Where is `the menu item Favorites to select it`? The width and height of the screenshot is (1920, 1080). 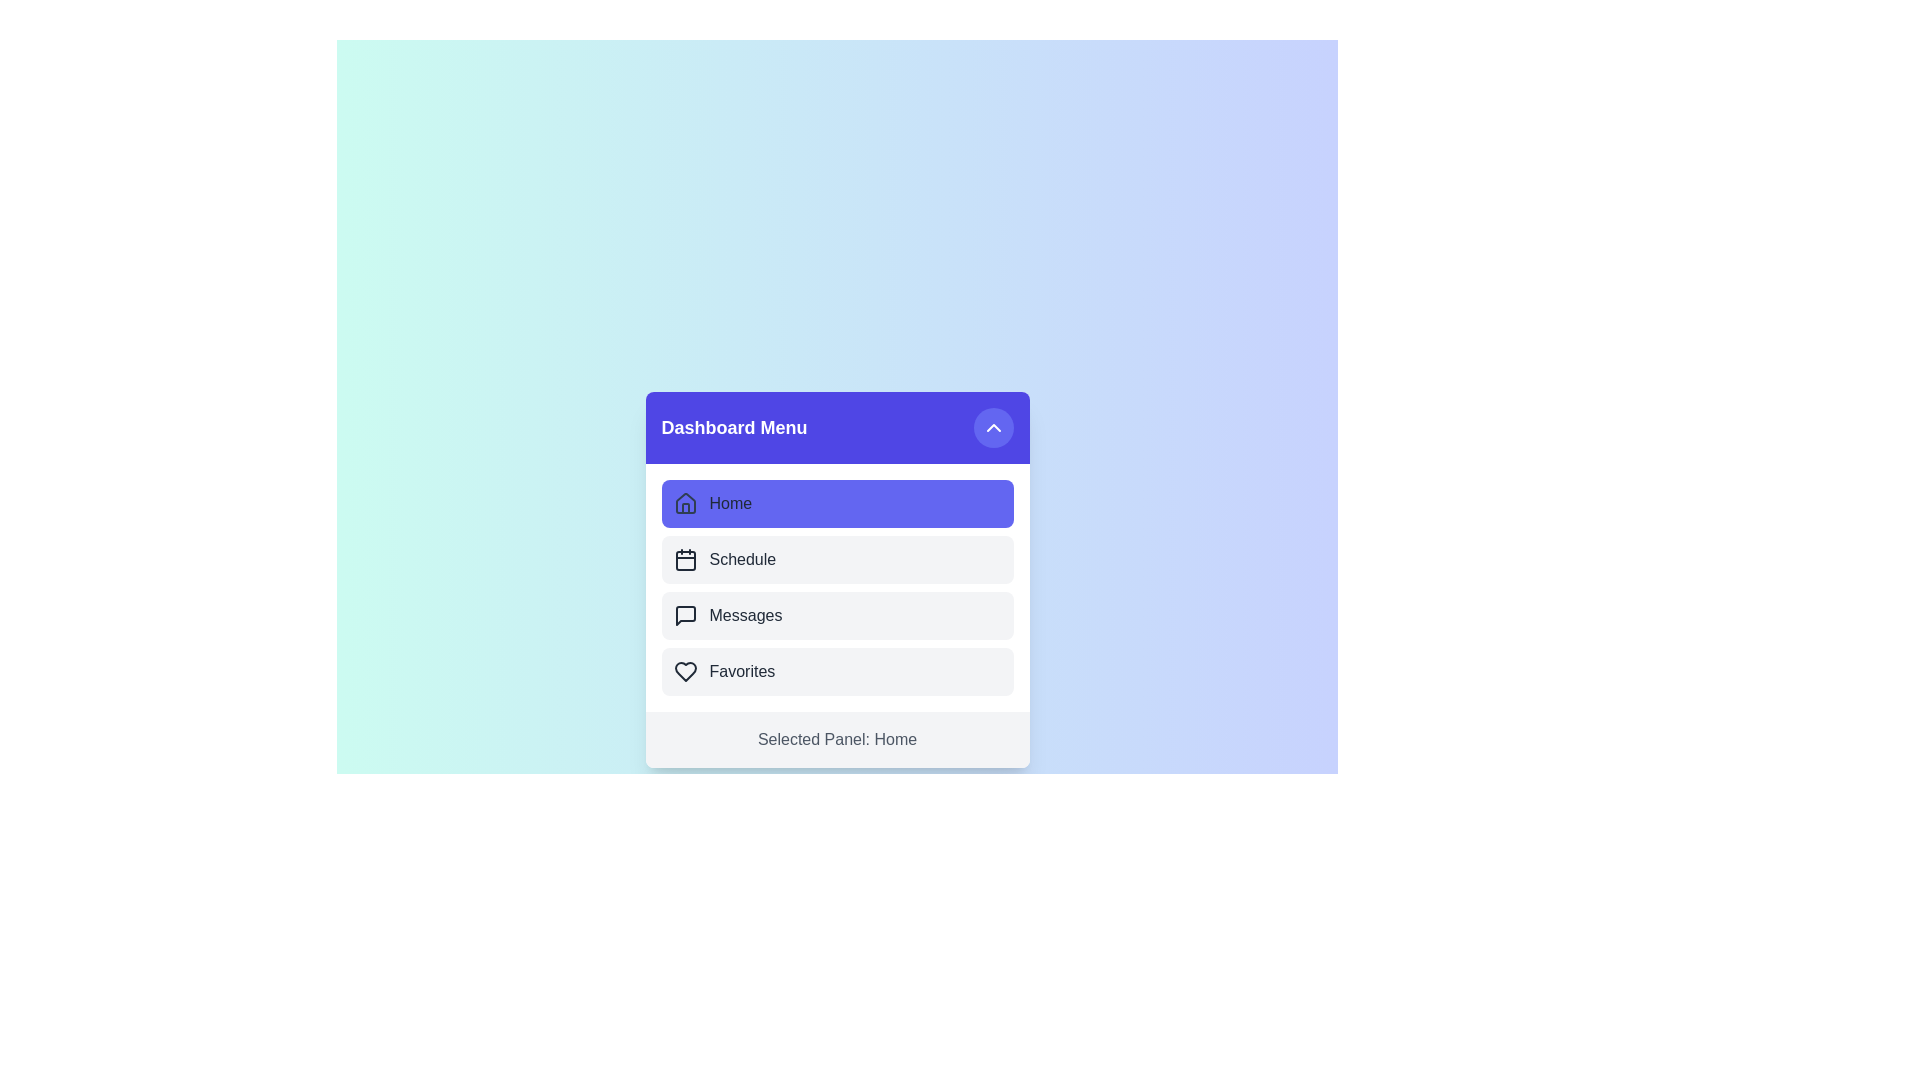 the menu item Favorites to select it is located at coordinates (837, 671).